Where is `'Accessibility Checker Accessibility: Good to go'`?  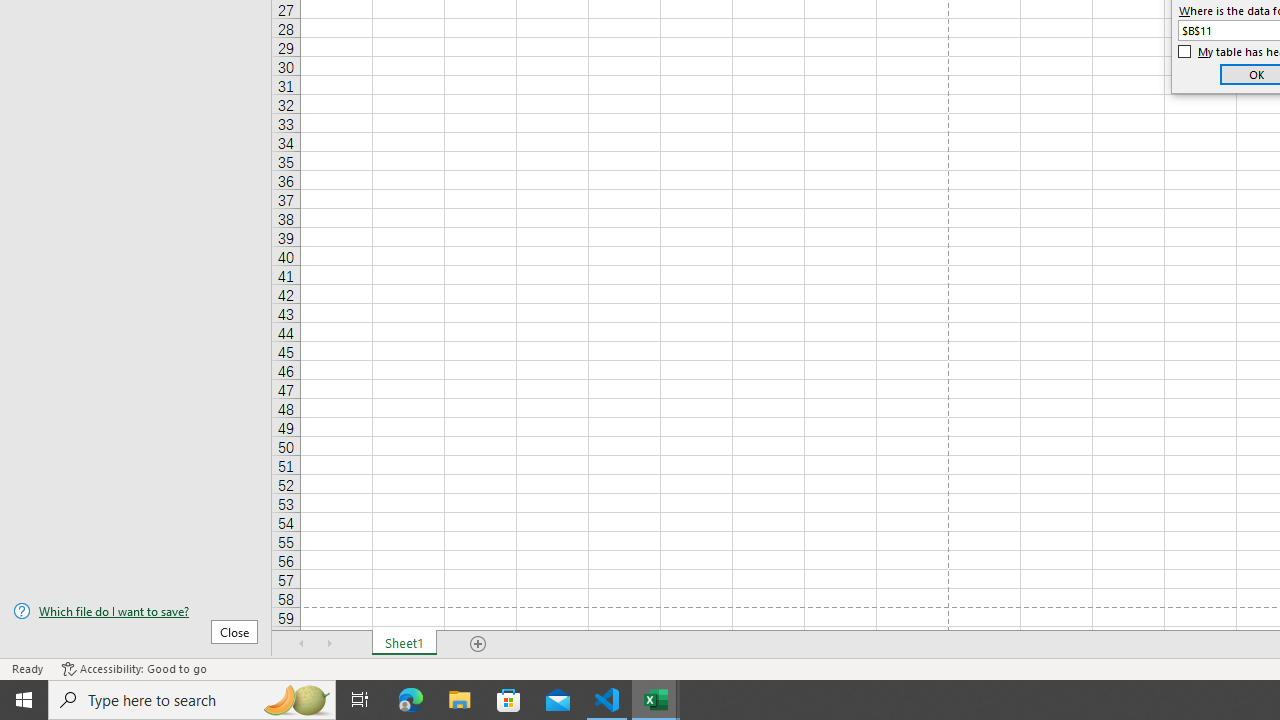
'Accessibility Checker Accessibility: Good to go' is located at coordinates (133, 669).